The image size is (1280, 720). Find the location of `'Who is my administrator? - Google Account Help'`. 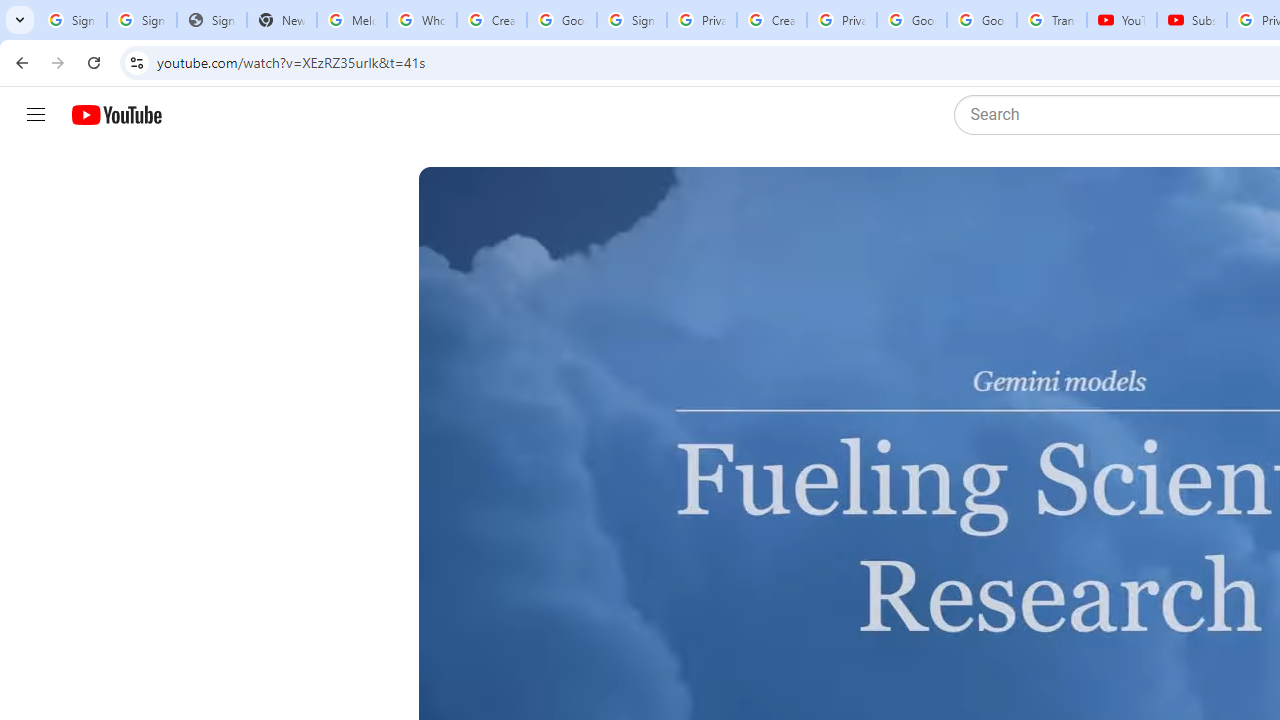

'Who is my administrator? - Google Account Help' is located at coordinates (420, 20).